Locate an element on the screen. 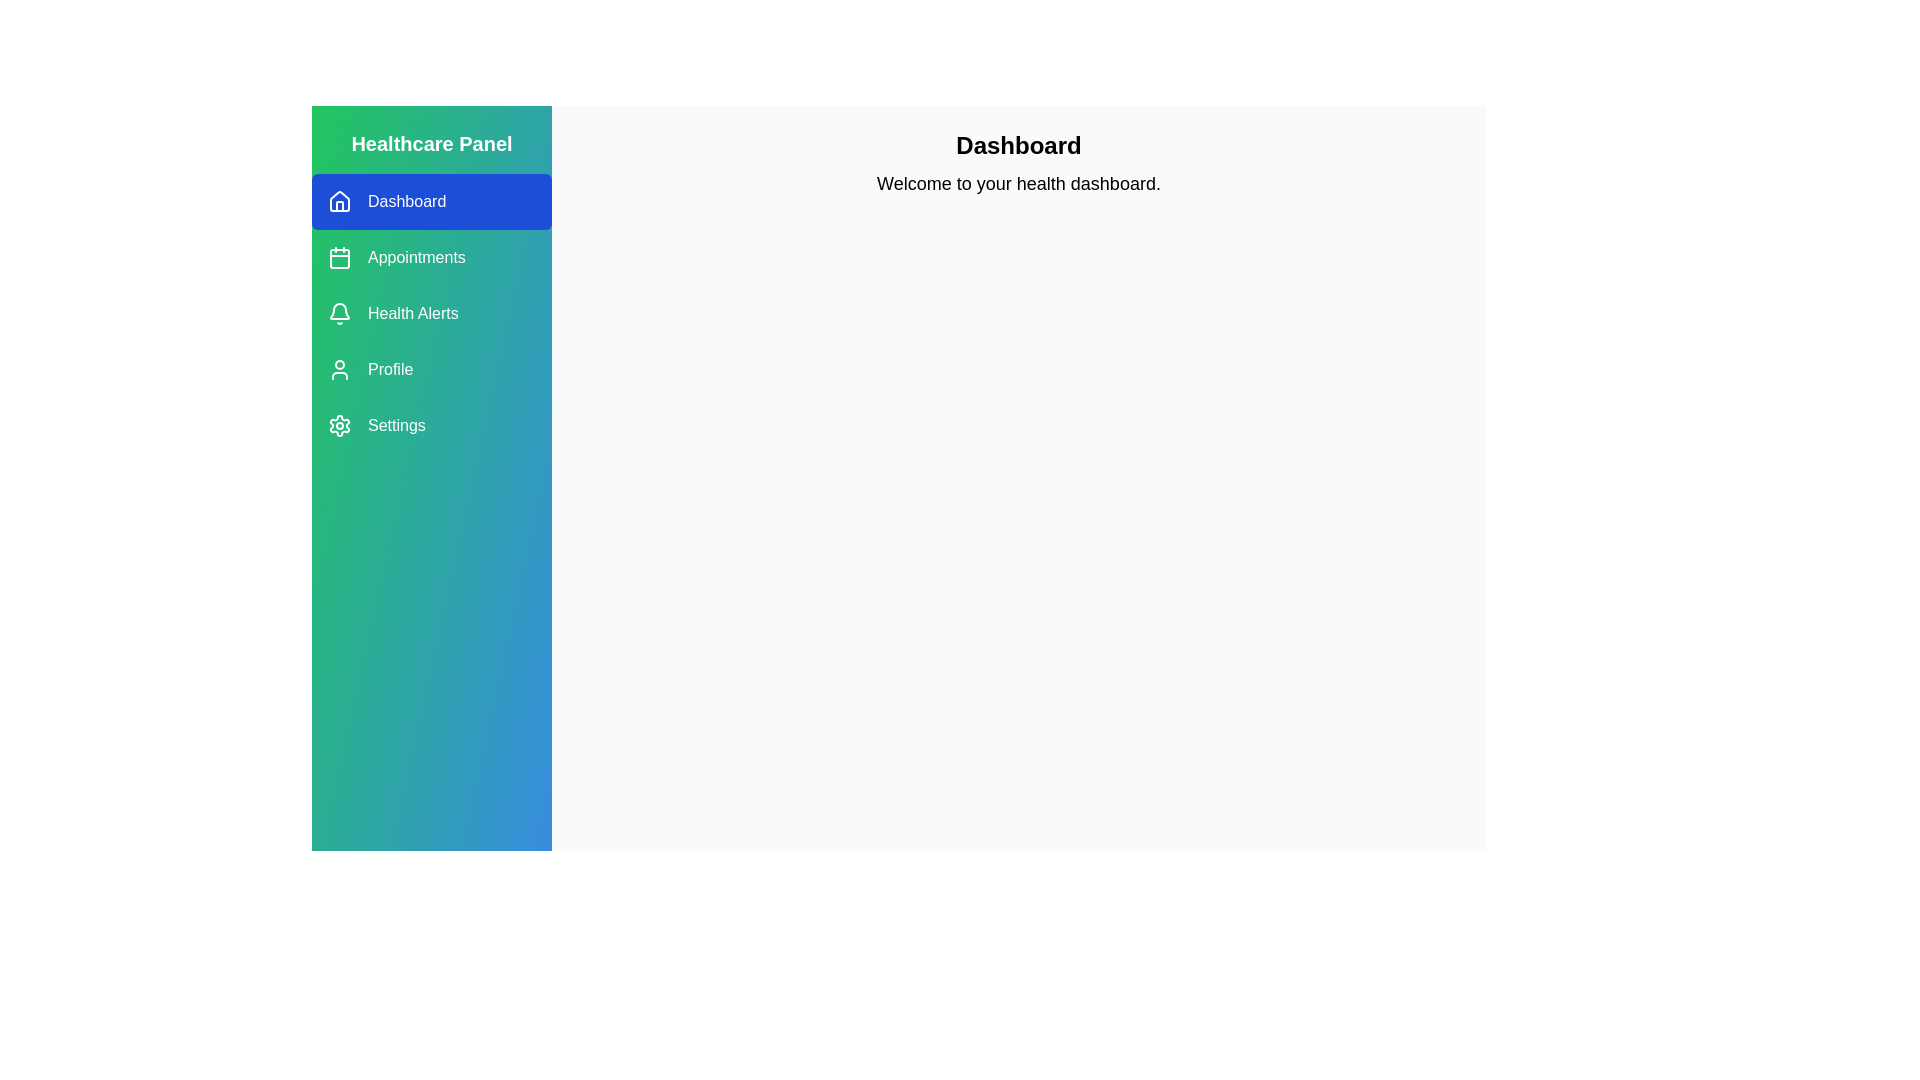 This screenshot has height=1080, width=1920. the informative greeting message Text Label located below the 'Dashboard' title on the health dashboard is located at coordinates (1018, 184).